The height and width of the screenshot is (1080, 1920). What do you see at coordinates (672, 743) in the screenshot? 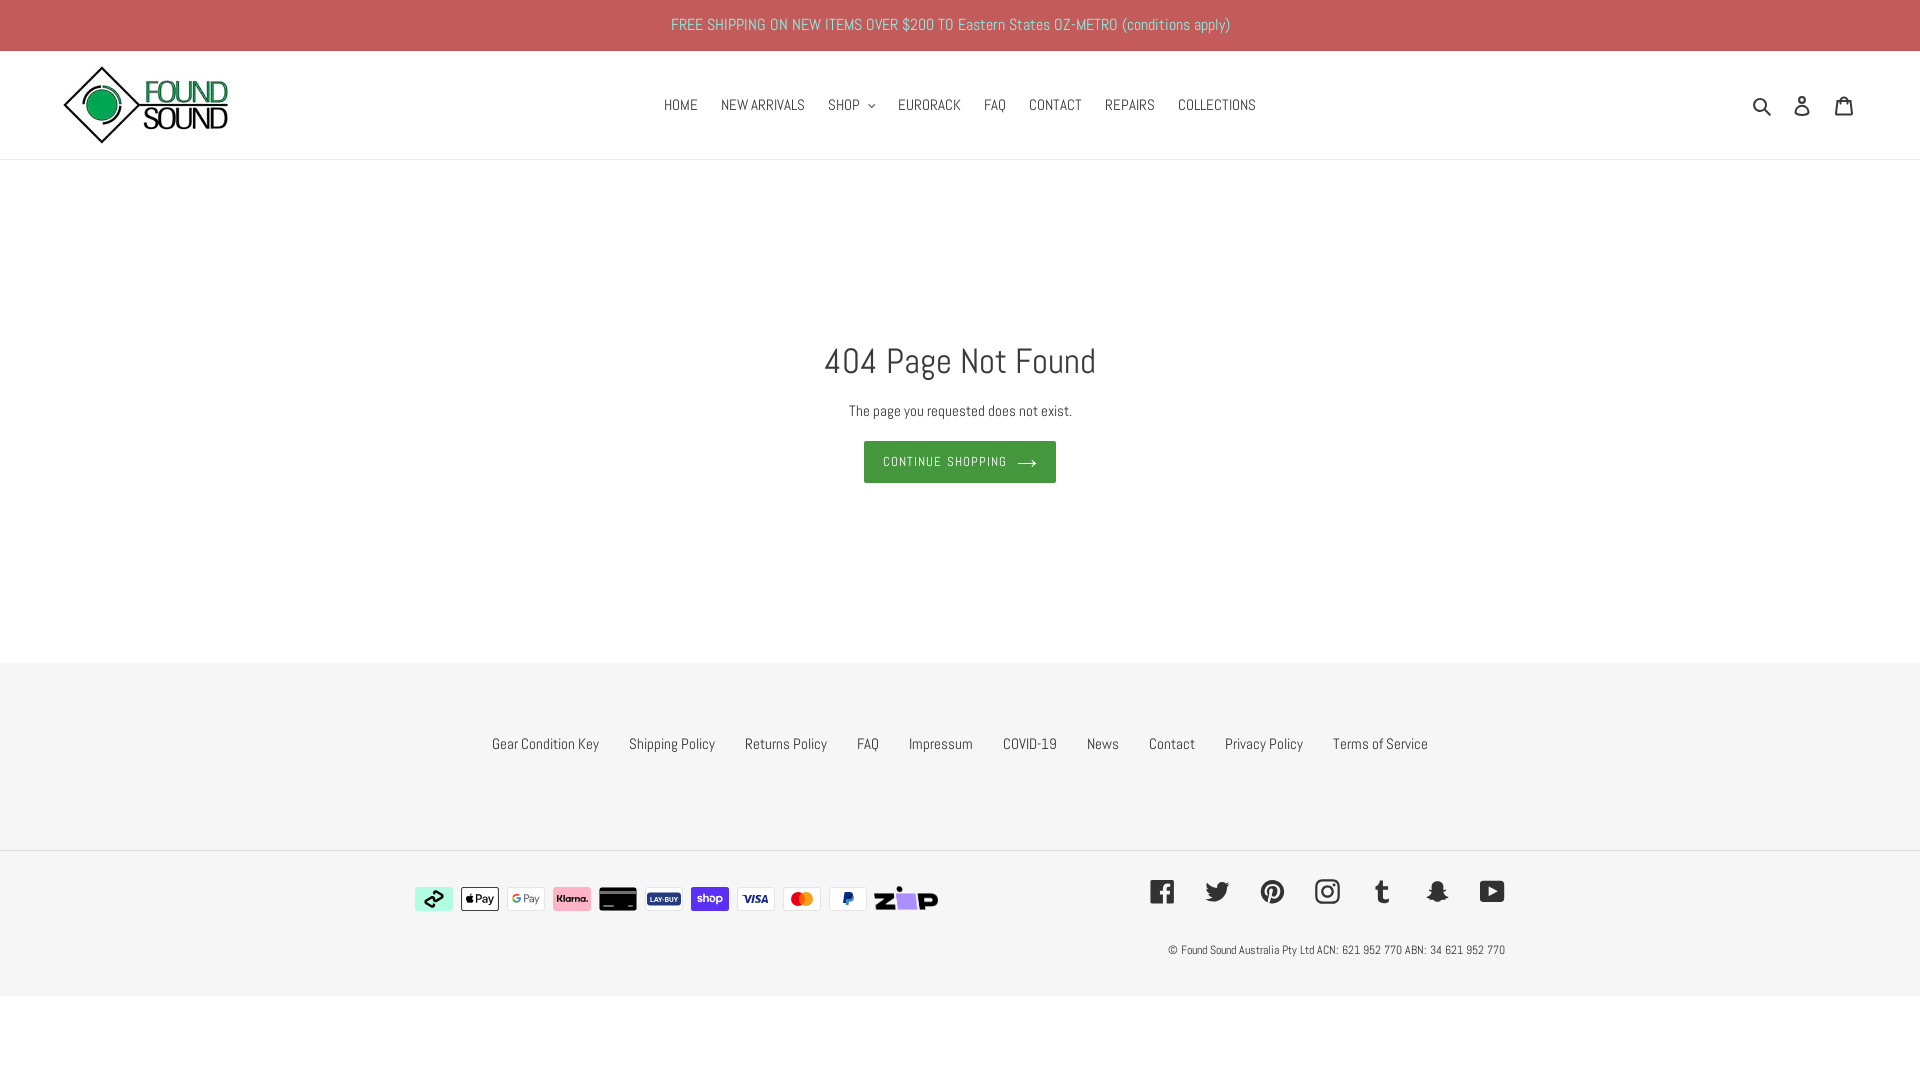
I see `'Shipping Policy'` at bounding box center [672, 743].